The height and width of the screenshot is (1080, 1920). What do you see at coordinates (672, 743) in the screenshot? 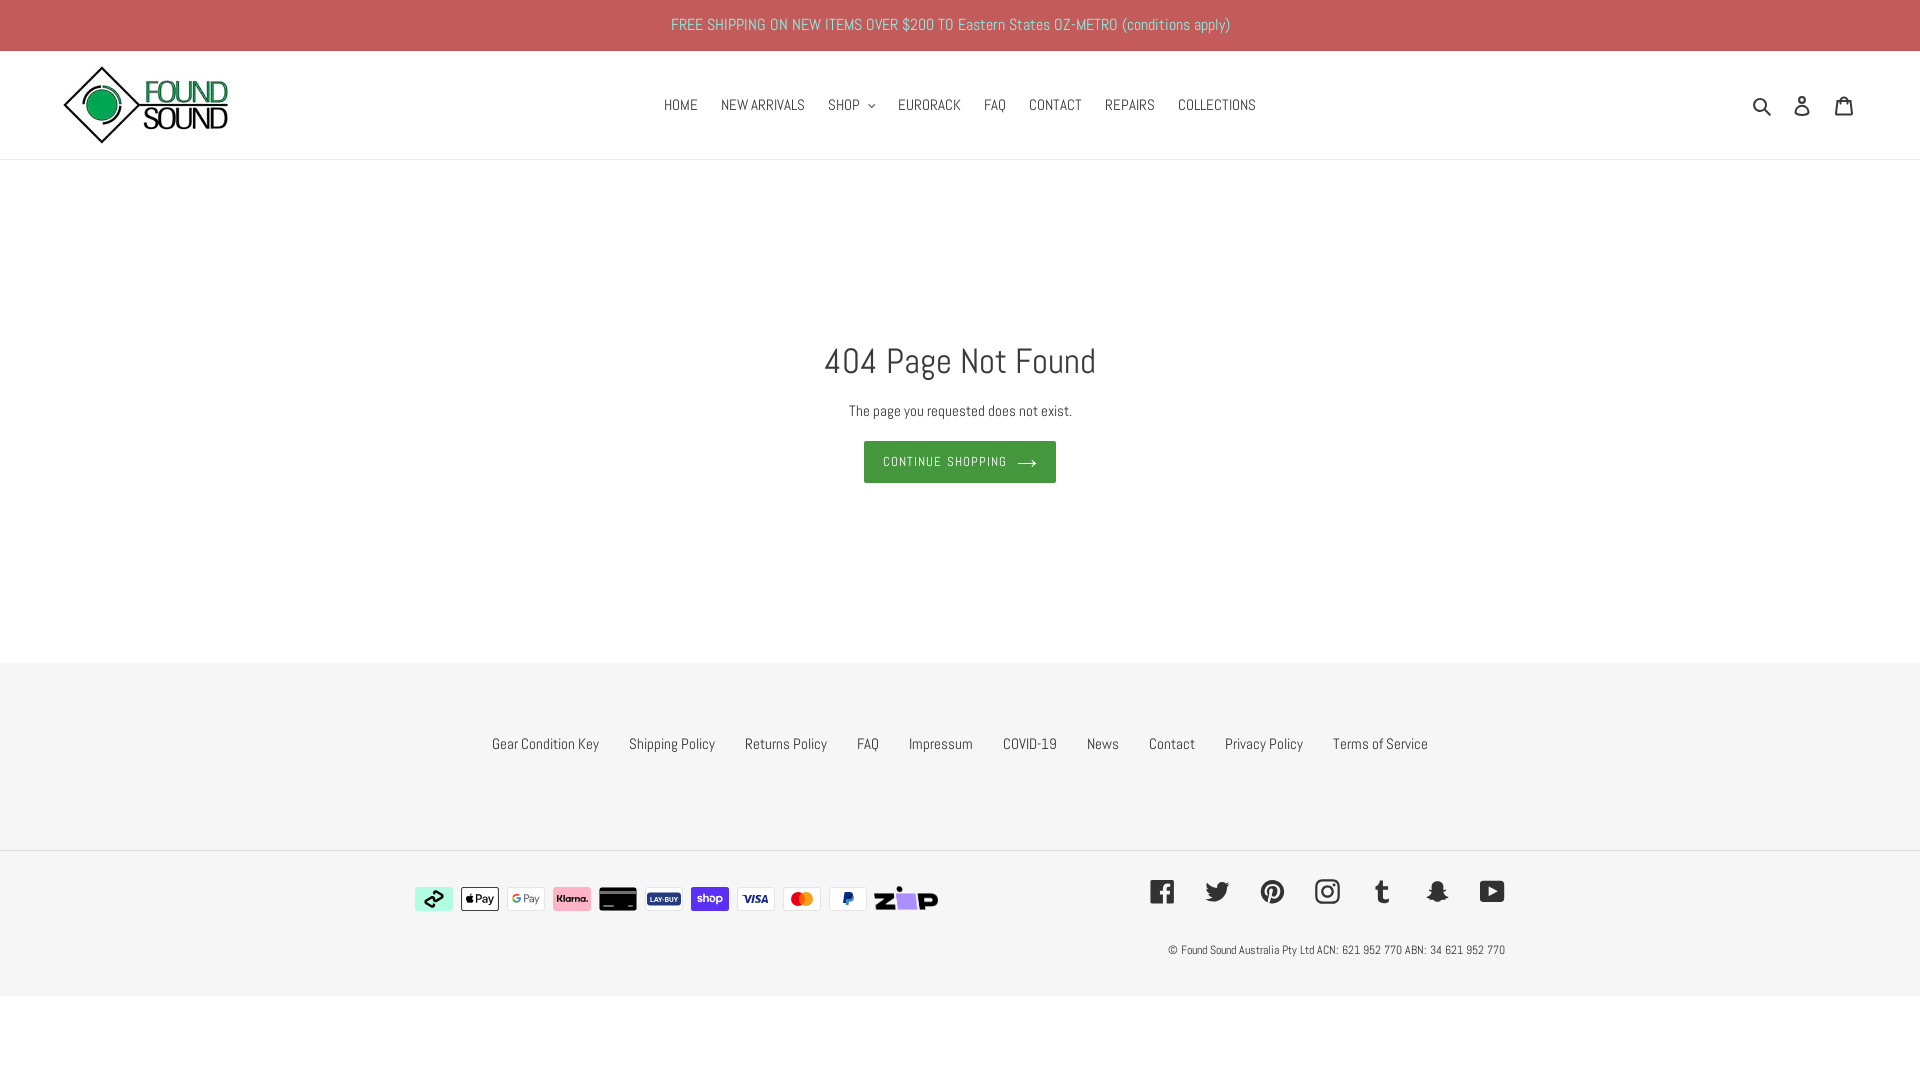
I see `'Shipping Policy'` at bounding box center [672, 743].